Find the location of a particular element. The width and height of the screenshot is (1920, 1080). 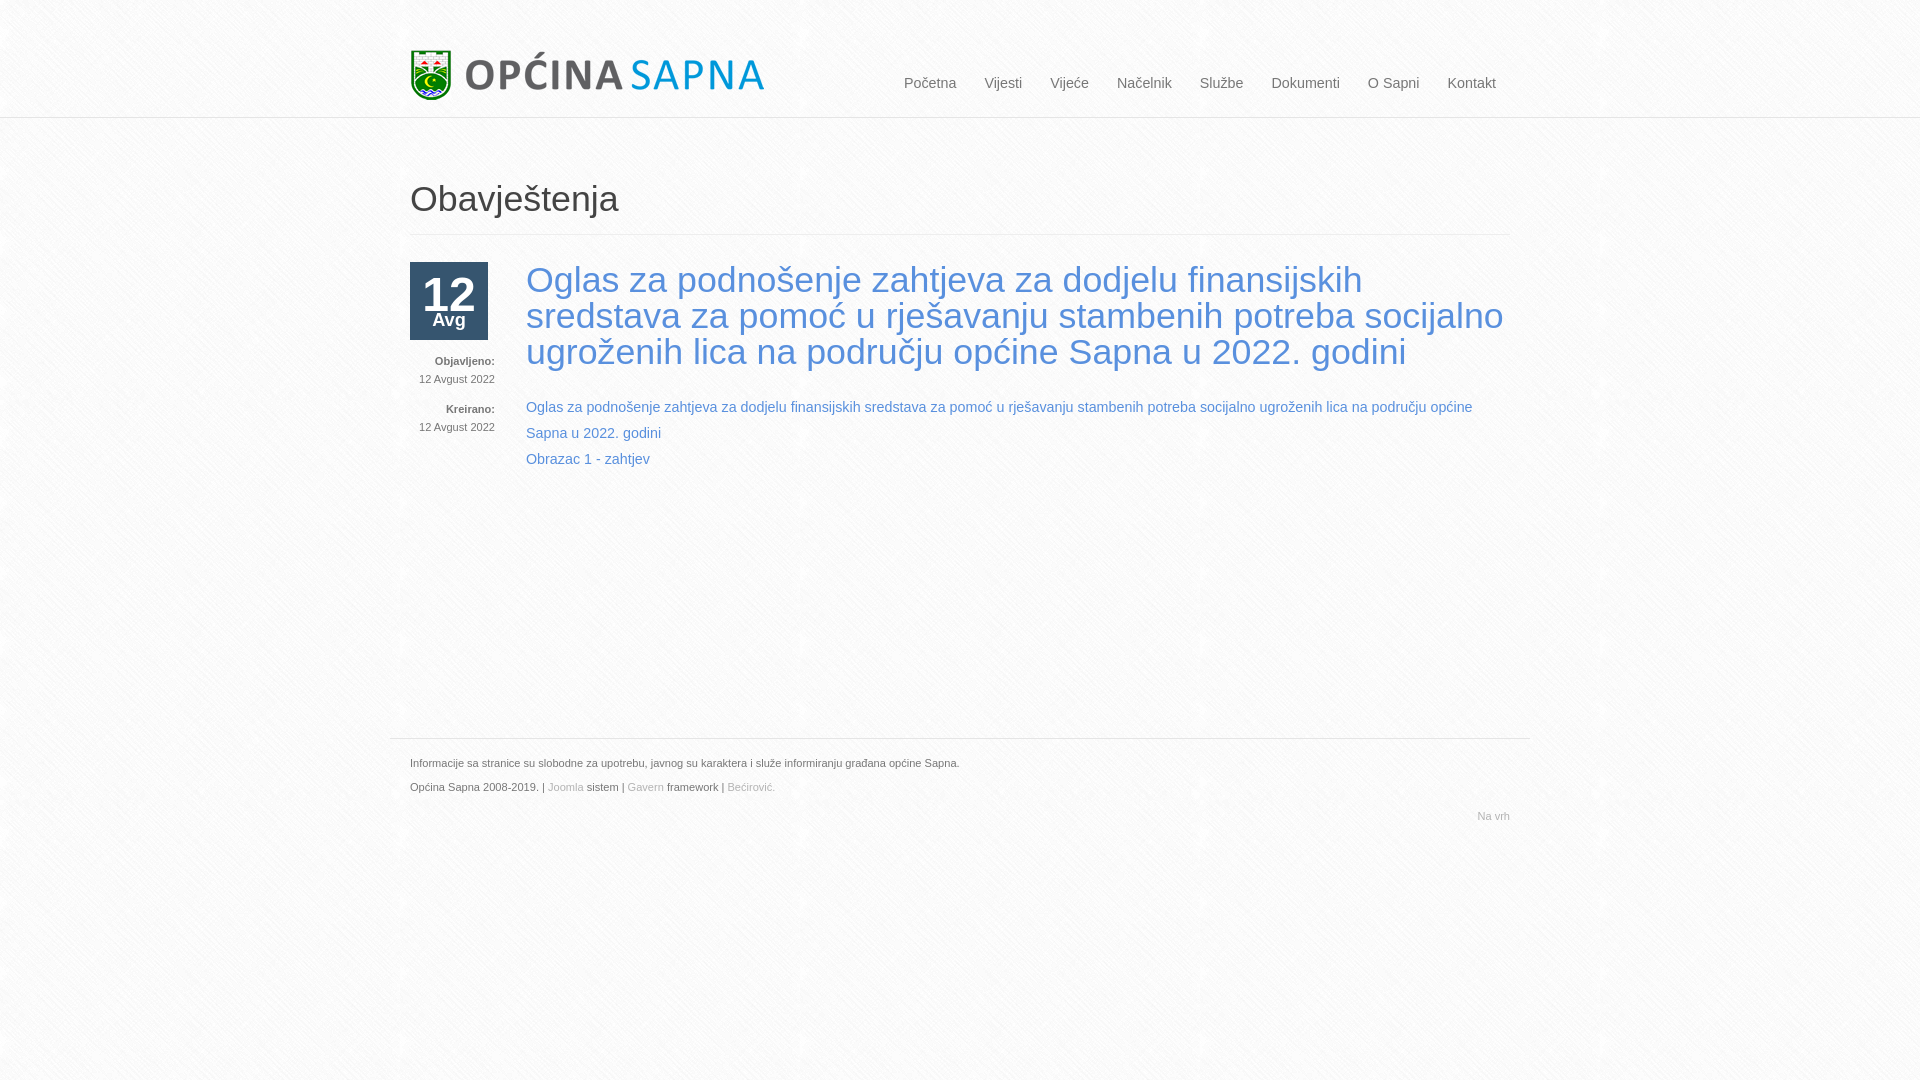

' Joomla' is located at coordinates (545, 785).